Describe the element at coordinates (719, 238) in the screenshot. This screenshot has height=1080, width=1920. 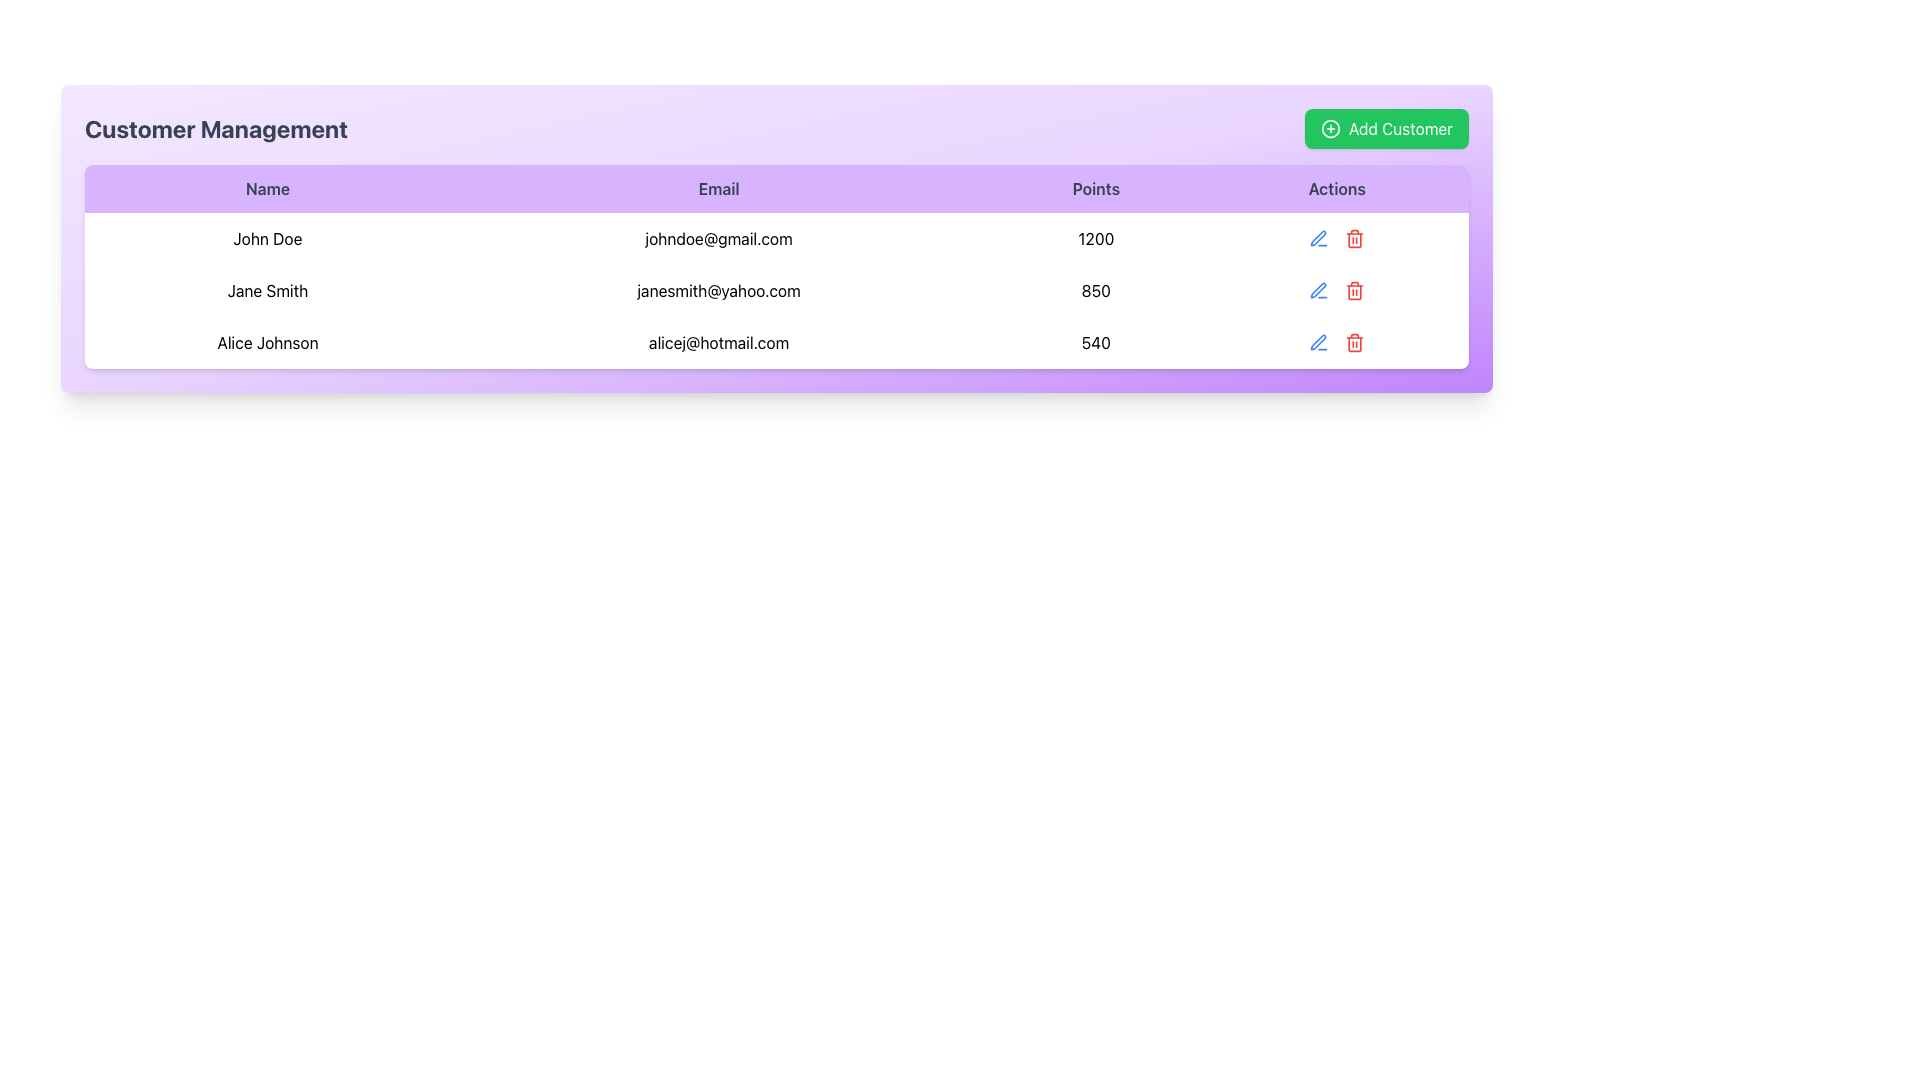
I see `the text element displaying the email 'johndoe@gmail.com' which is located in the second column of the first row of a table under the 'Email' heading` at that location.